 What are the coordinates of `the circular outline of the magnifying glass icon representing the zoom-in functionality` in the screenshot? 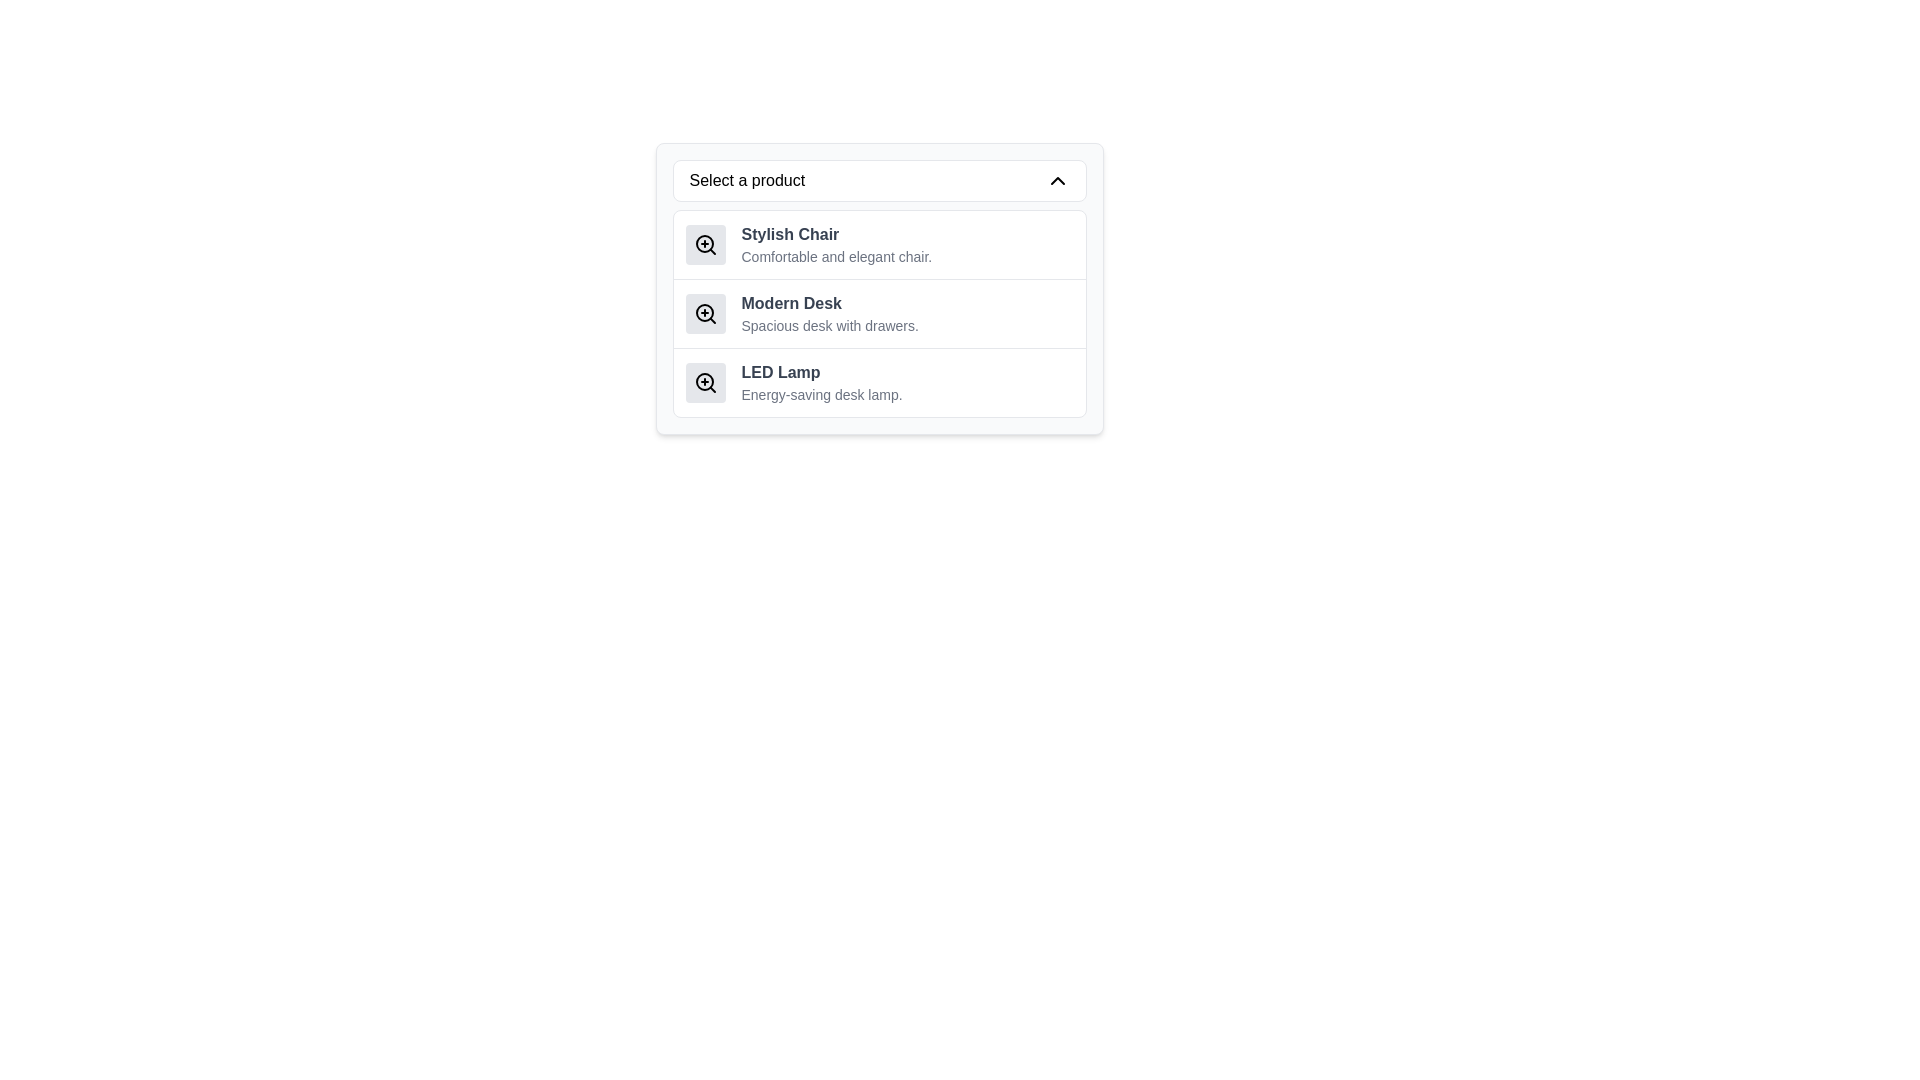 It's located at (704, 381).